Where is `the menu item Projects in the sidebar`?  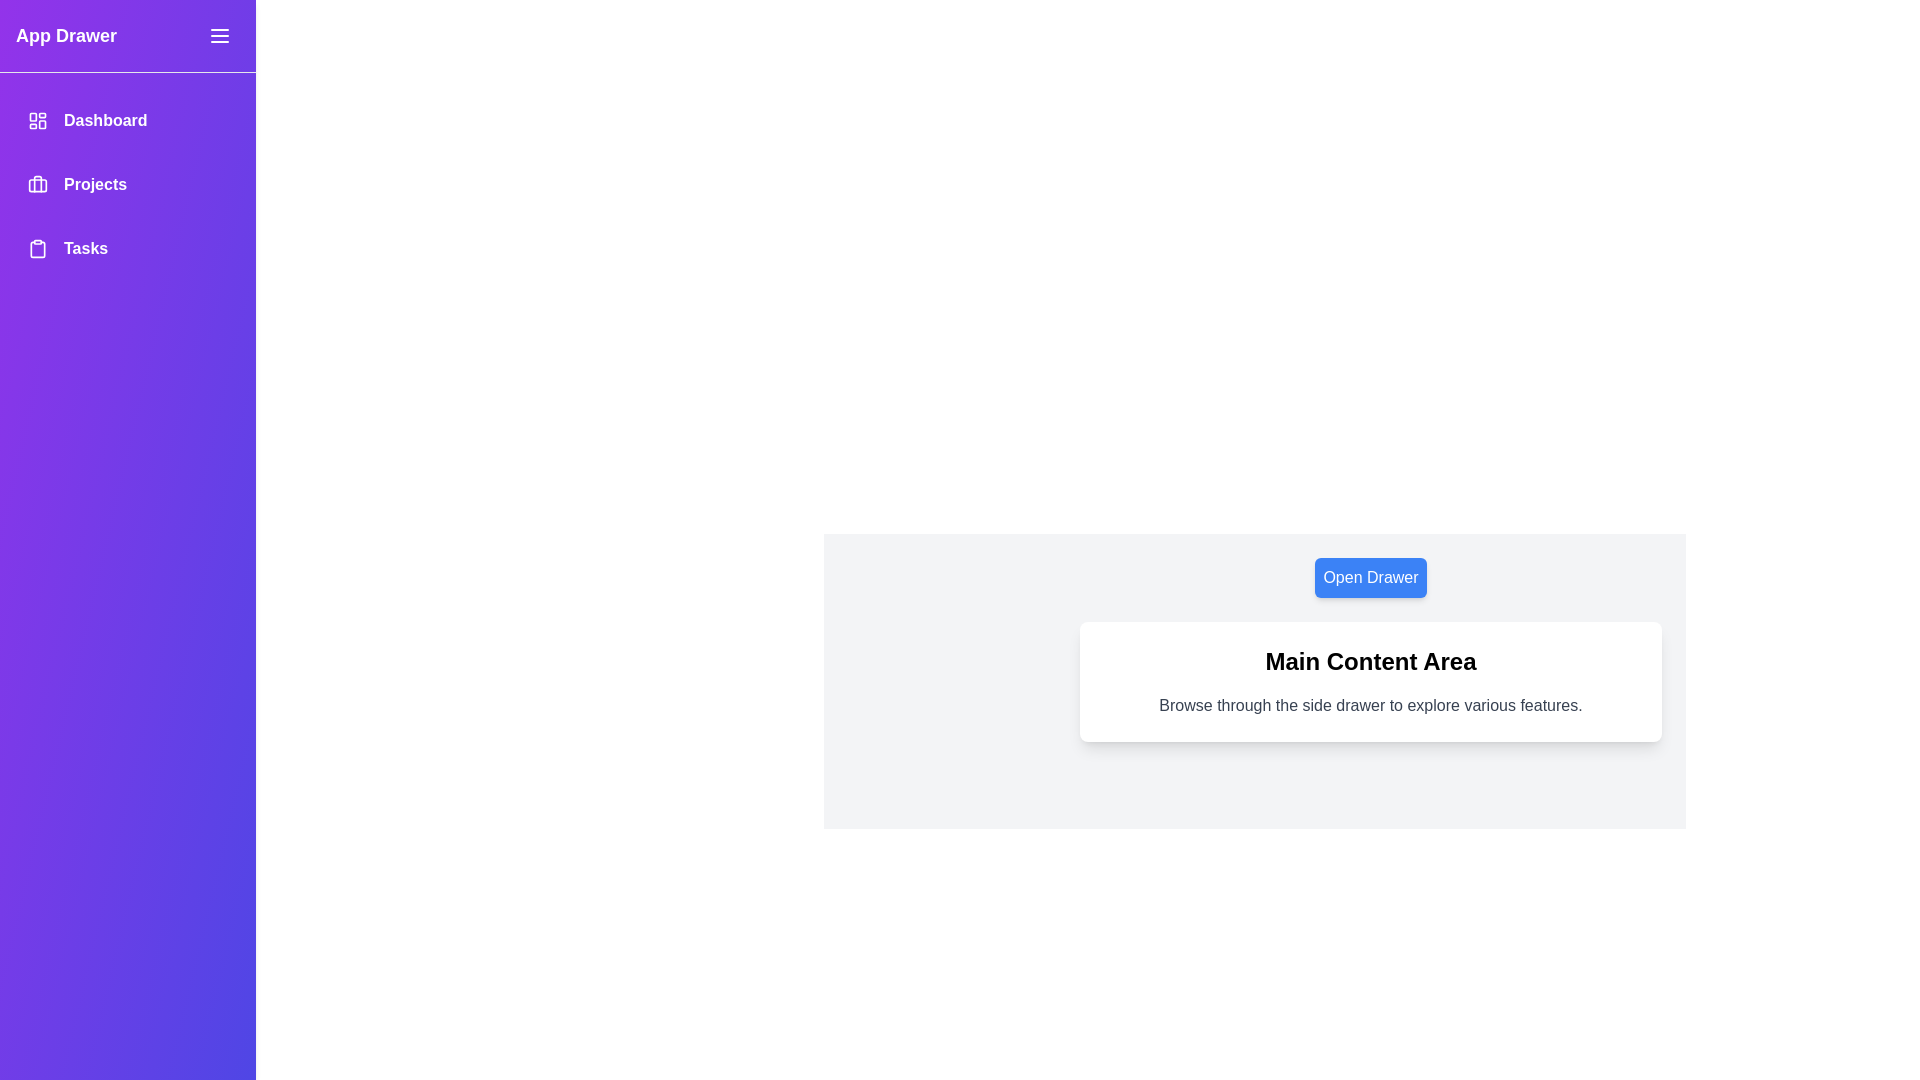
the menu item Projects in the sidebar is located at coordinates (127, 185).